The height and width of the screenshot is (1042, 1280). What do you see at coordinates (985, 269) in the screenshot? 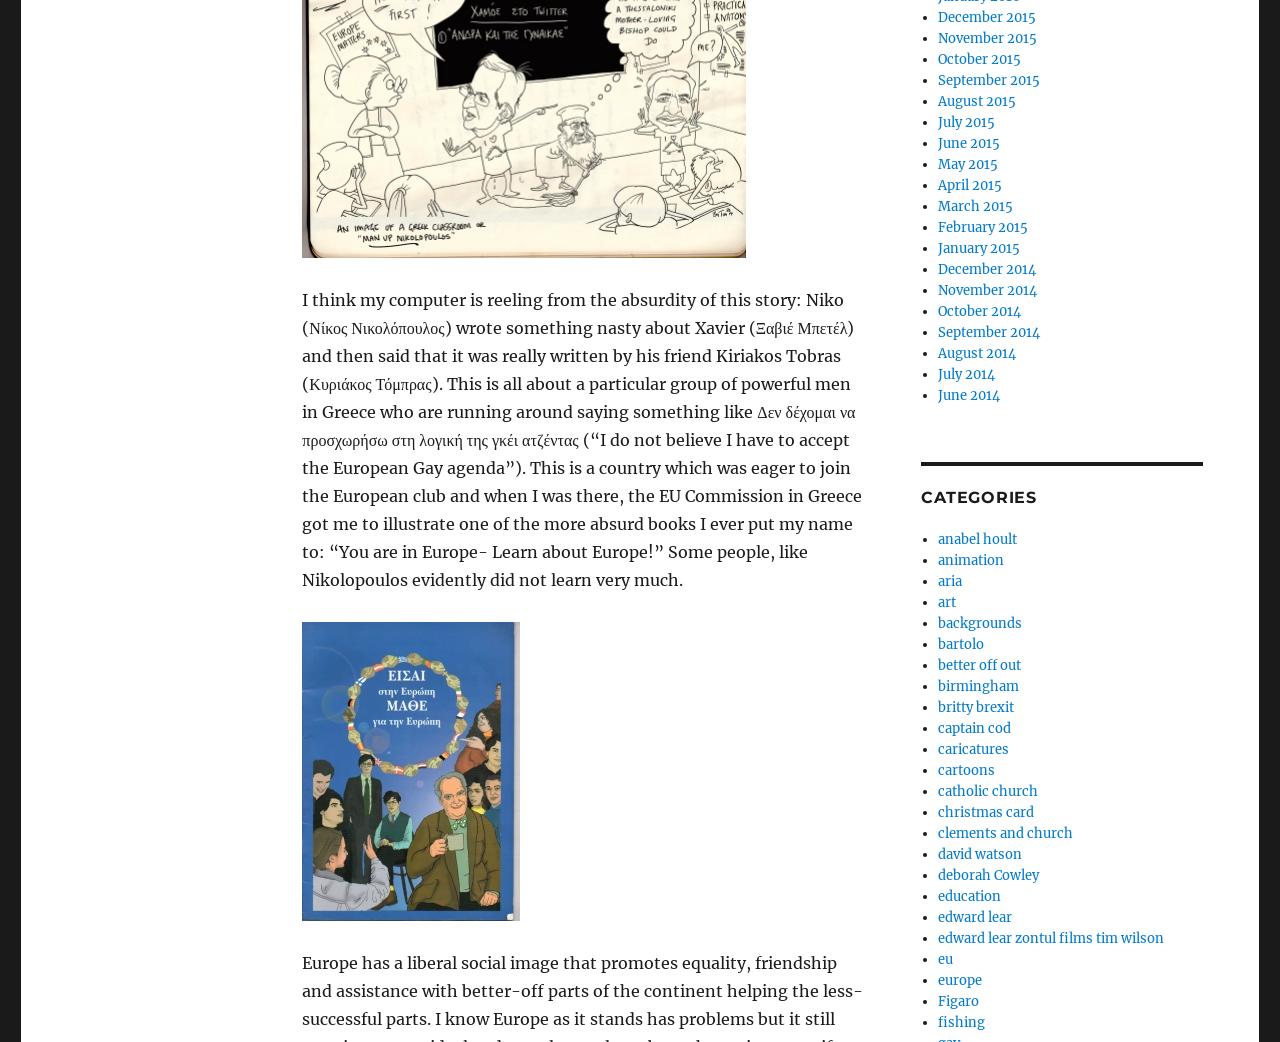
I see `'December 2014'` at bounding box center [985, 269].